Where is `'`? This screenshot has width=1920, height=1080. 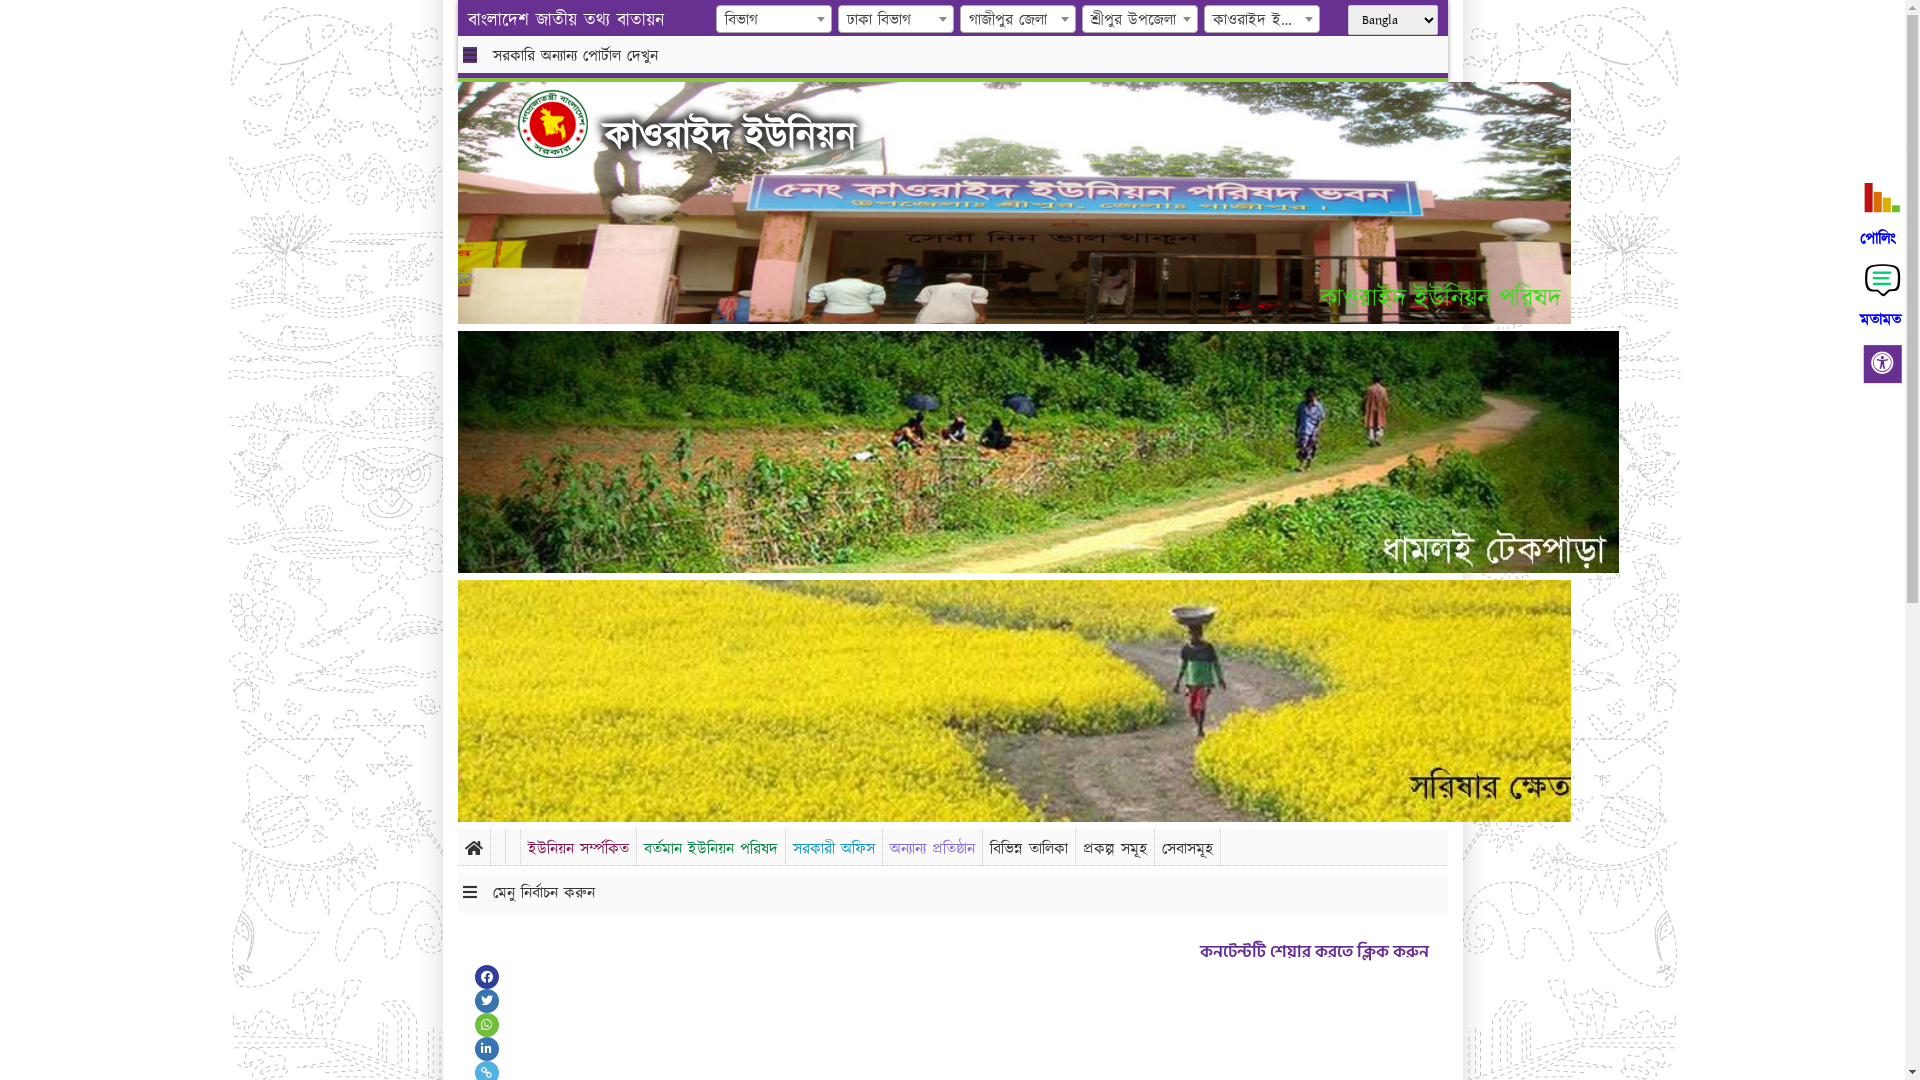 ' is located at coordinates (567, 123).